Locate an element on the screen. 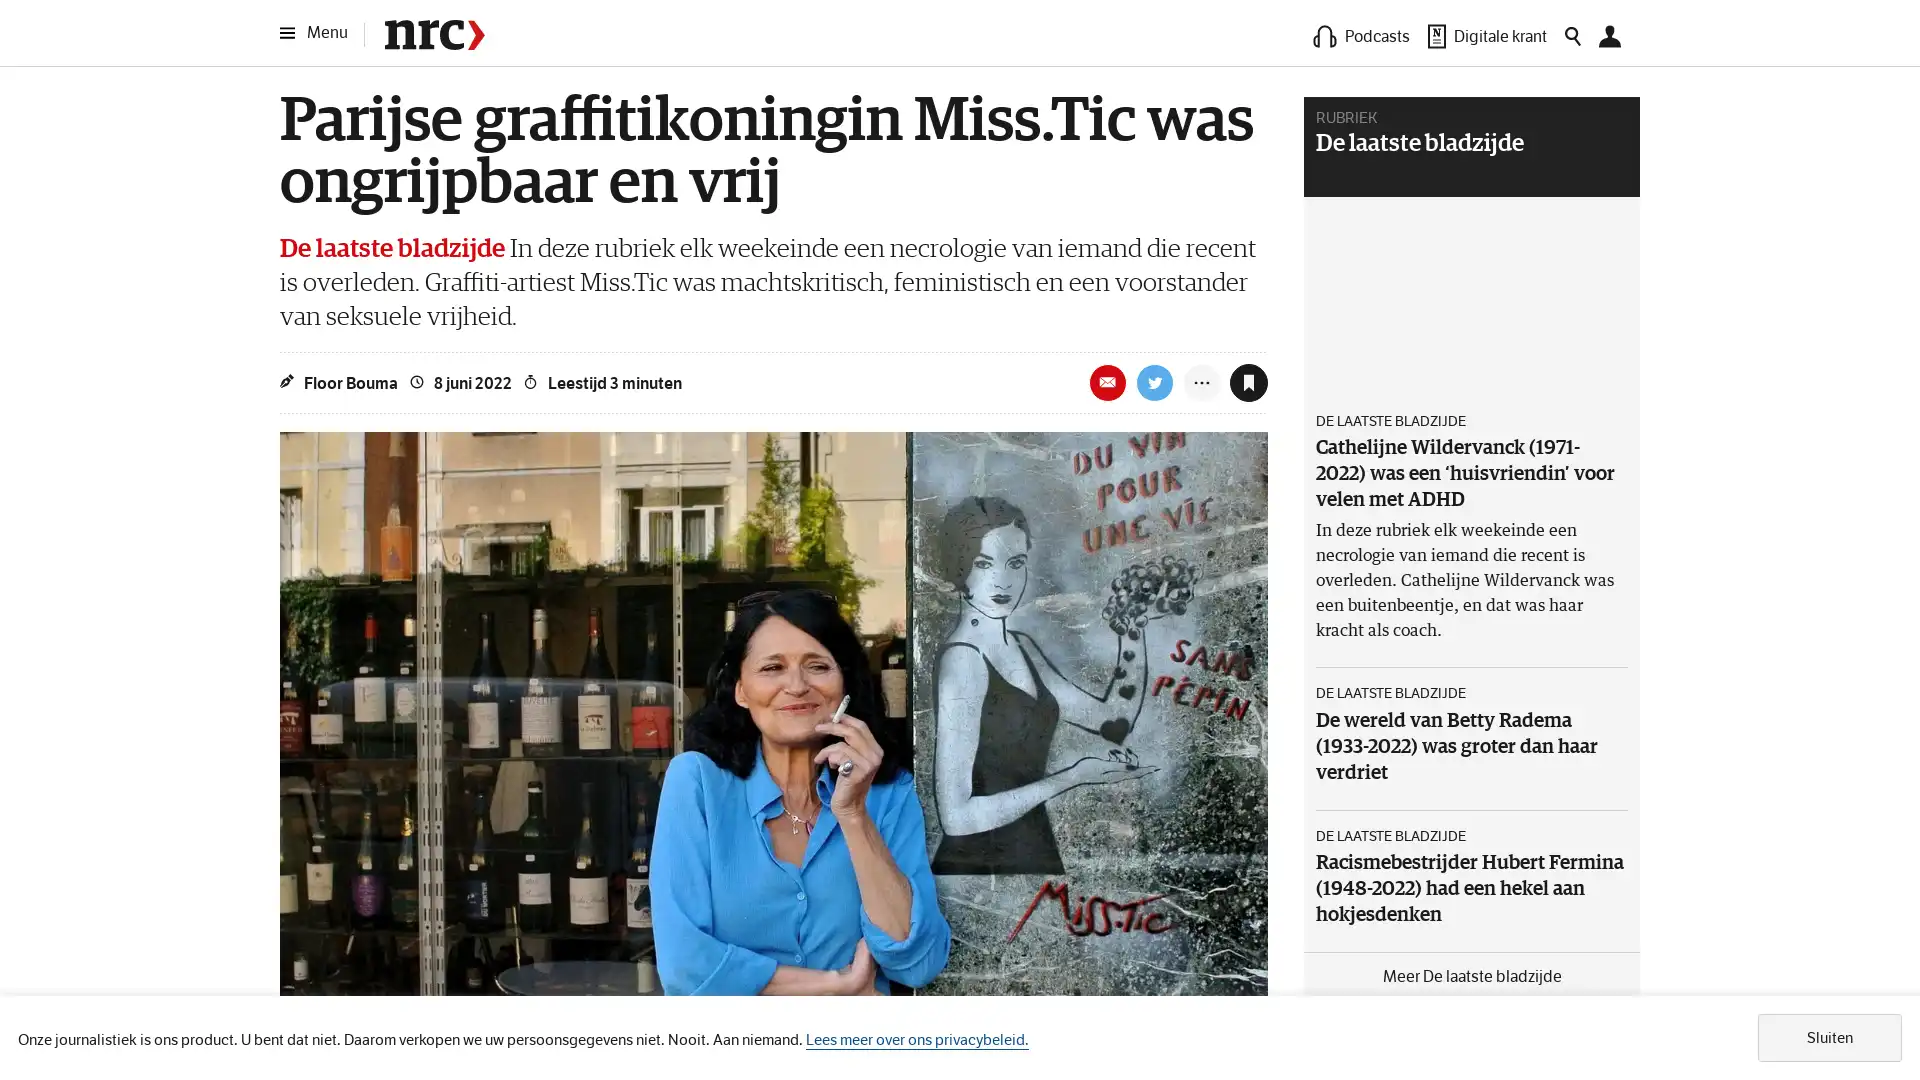 The image size is (1920, 1080). Mijn NRC is located at coordinates (1609, 36).